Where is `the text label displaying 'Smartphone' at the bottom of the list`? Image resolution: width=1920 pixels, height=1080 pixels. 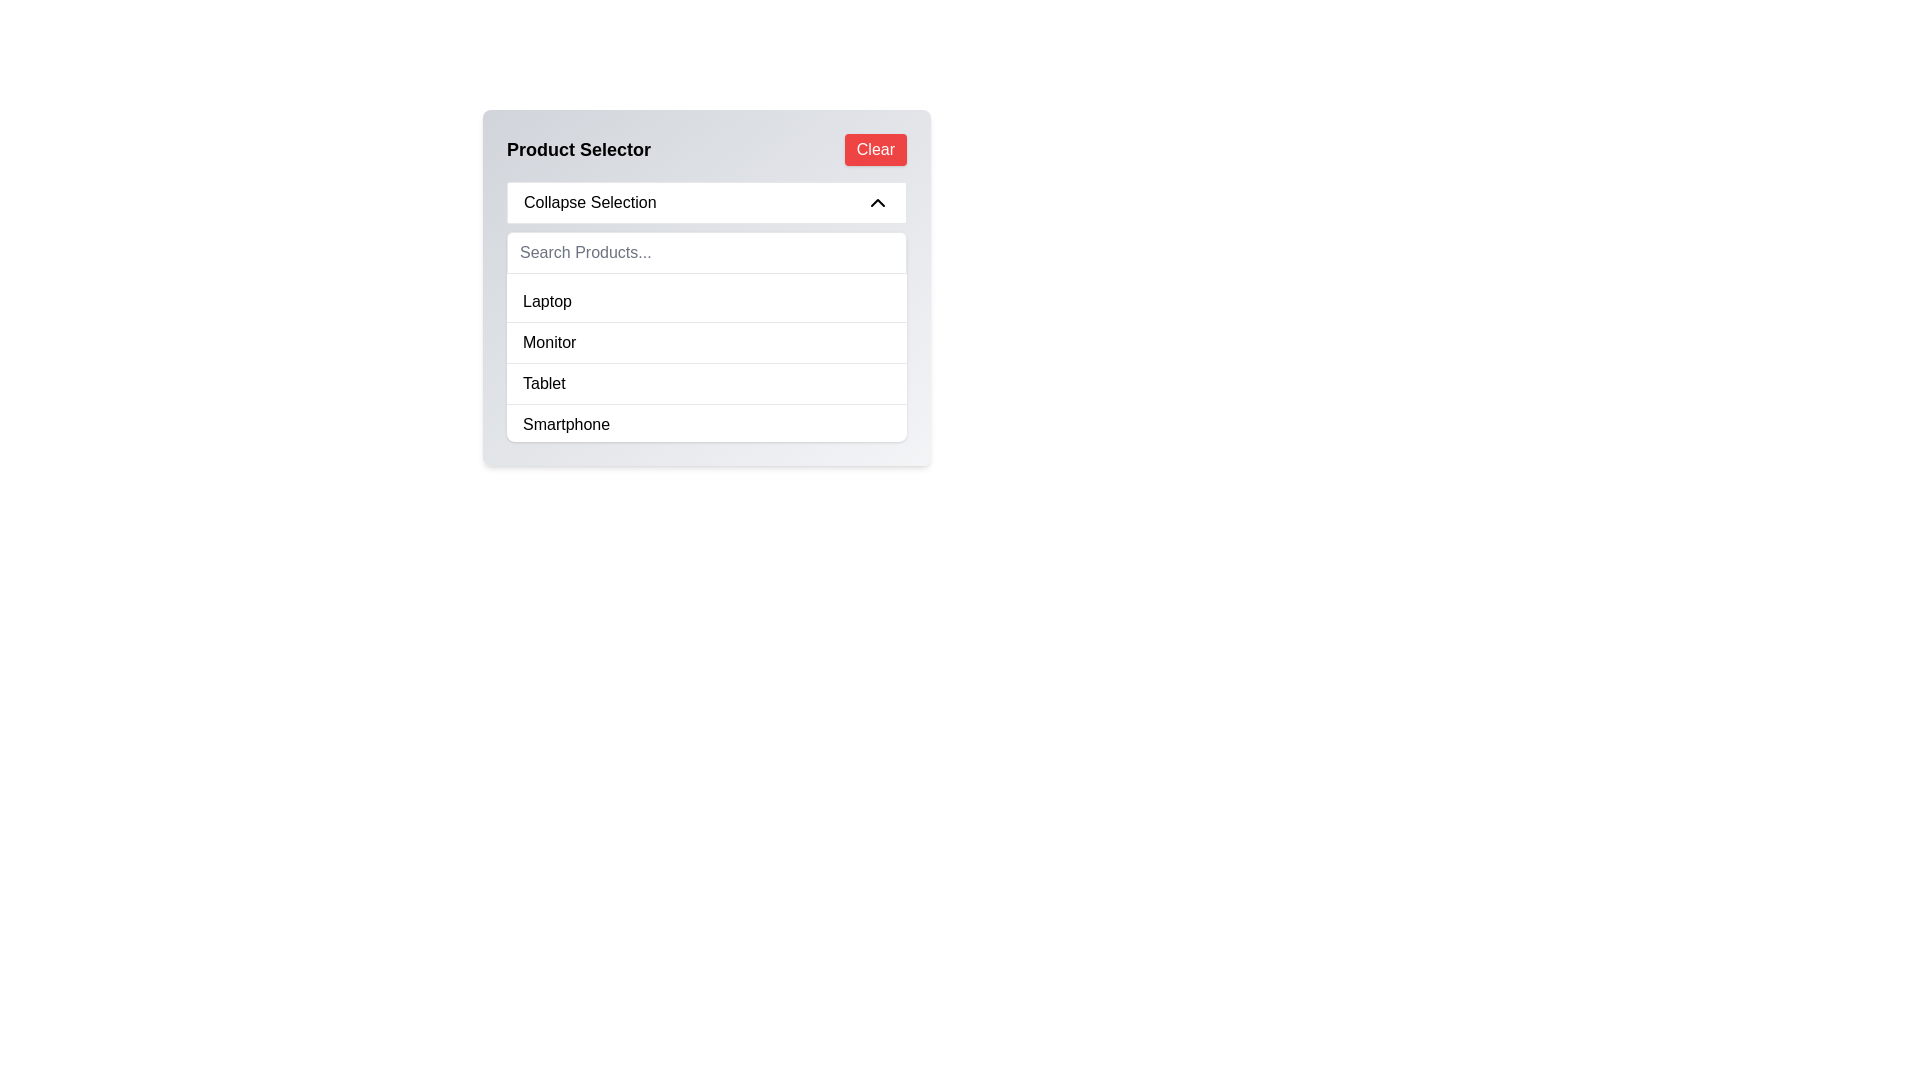 the text label displaying 'Smartphone' at the bottom of the list is located at coordinates (565, 423).